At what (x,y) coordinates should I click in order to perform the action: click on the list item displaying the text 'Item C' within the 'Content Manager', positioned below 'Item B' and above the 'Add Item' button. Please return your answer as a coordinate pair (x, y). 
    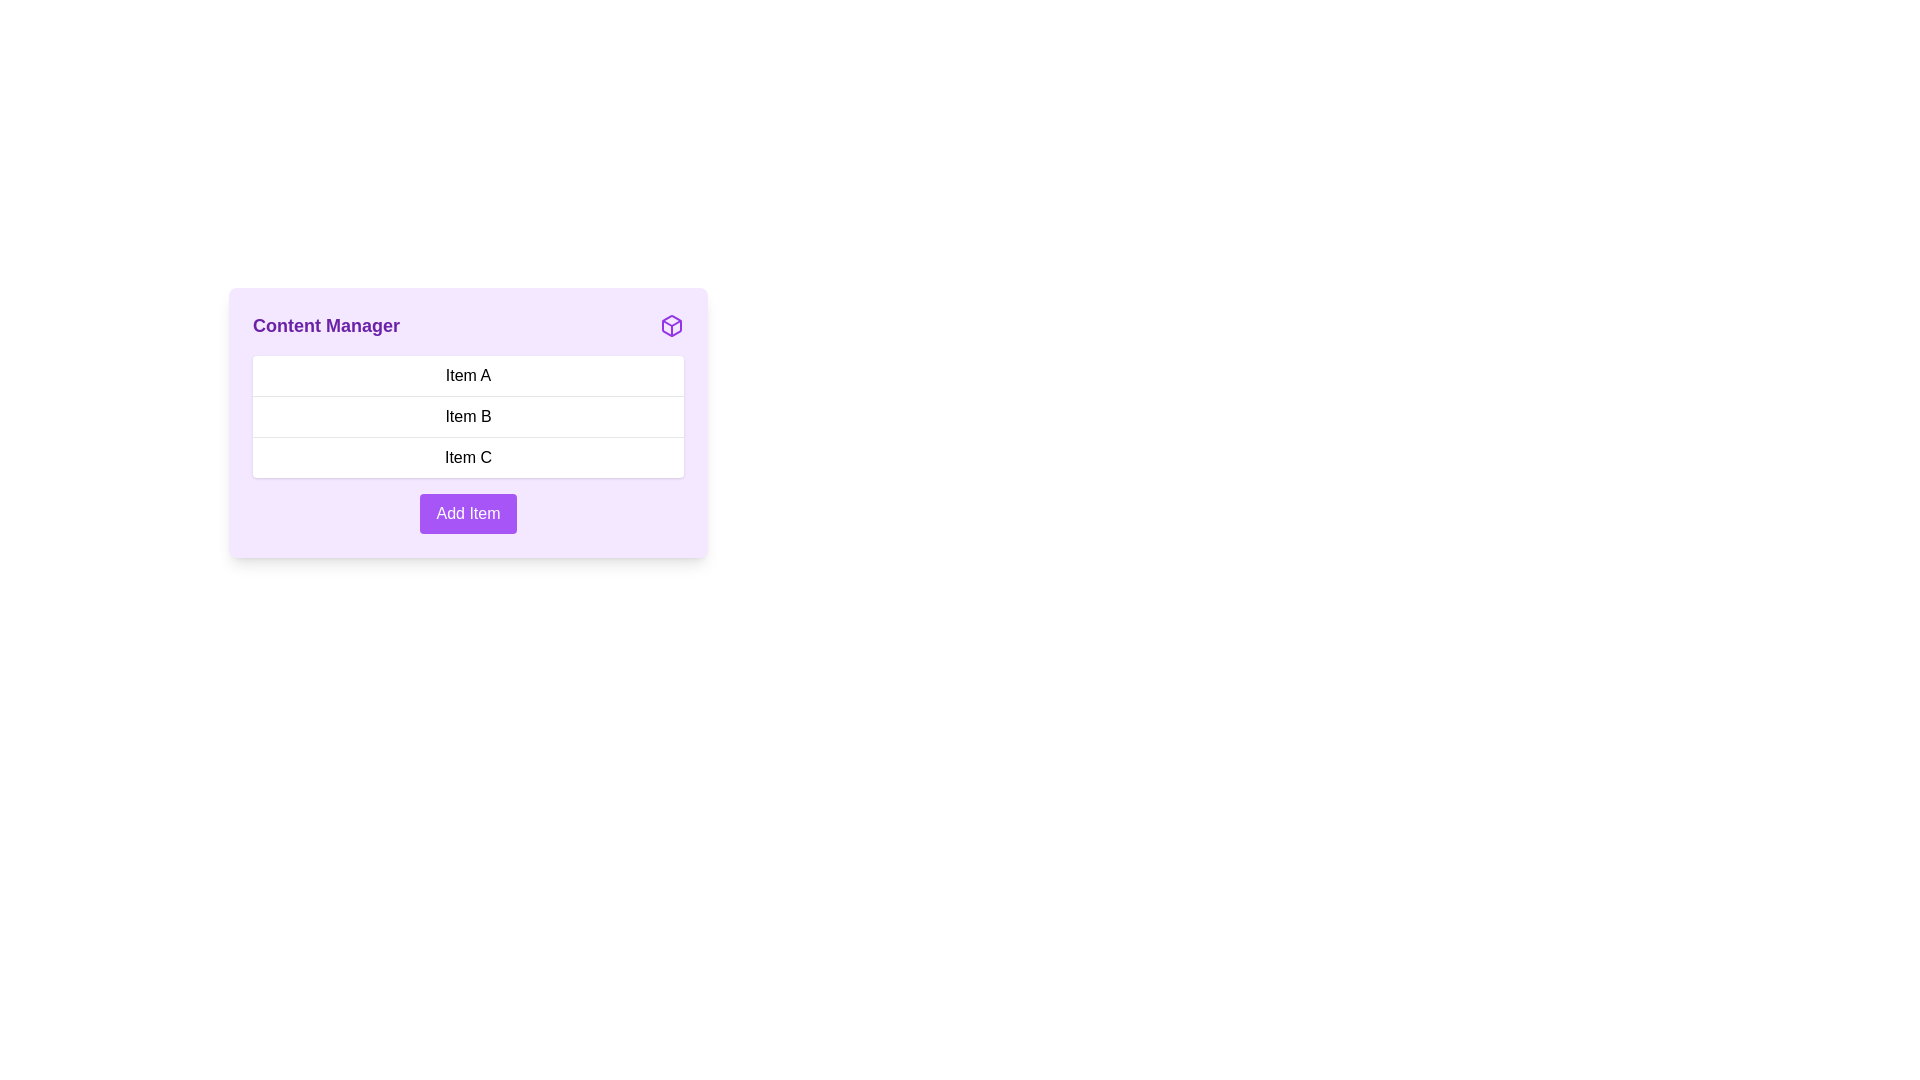
    Looking at the image, I should click on (467, 457).